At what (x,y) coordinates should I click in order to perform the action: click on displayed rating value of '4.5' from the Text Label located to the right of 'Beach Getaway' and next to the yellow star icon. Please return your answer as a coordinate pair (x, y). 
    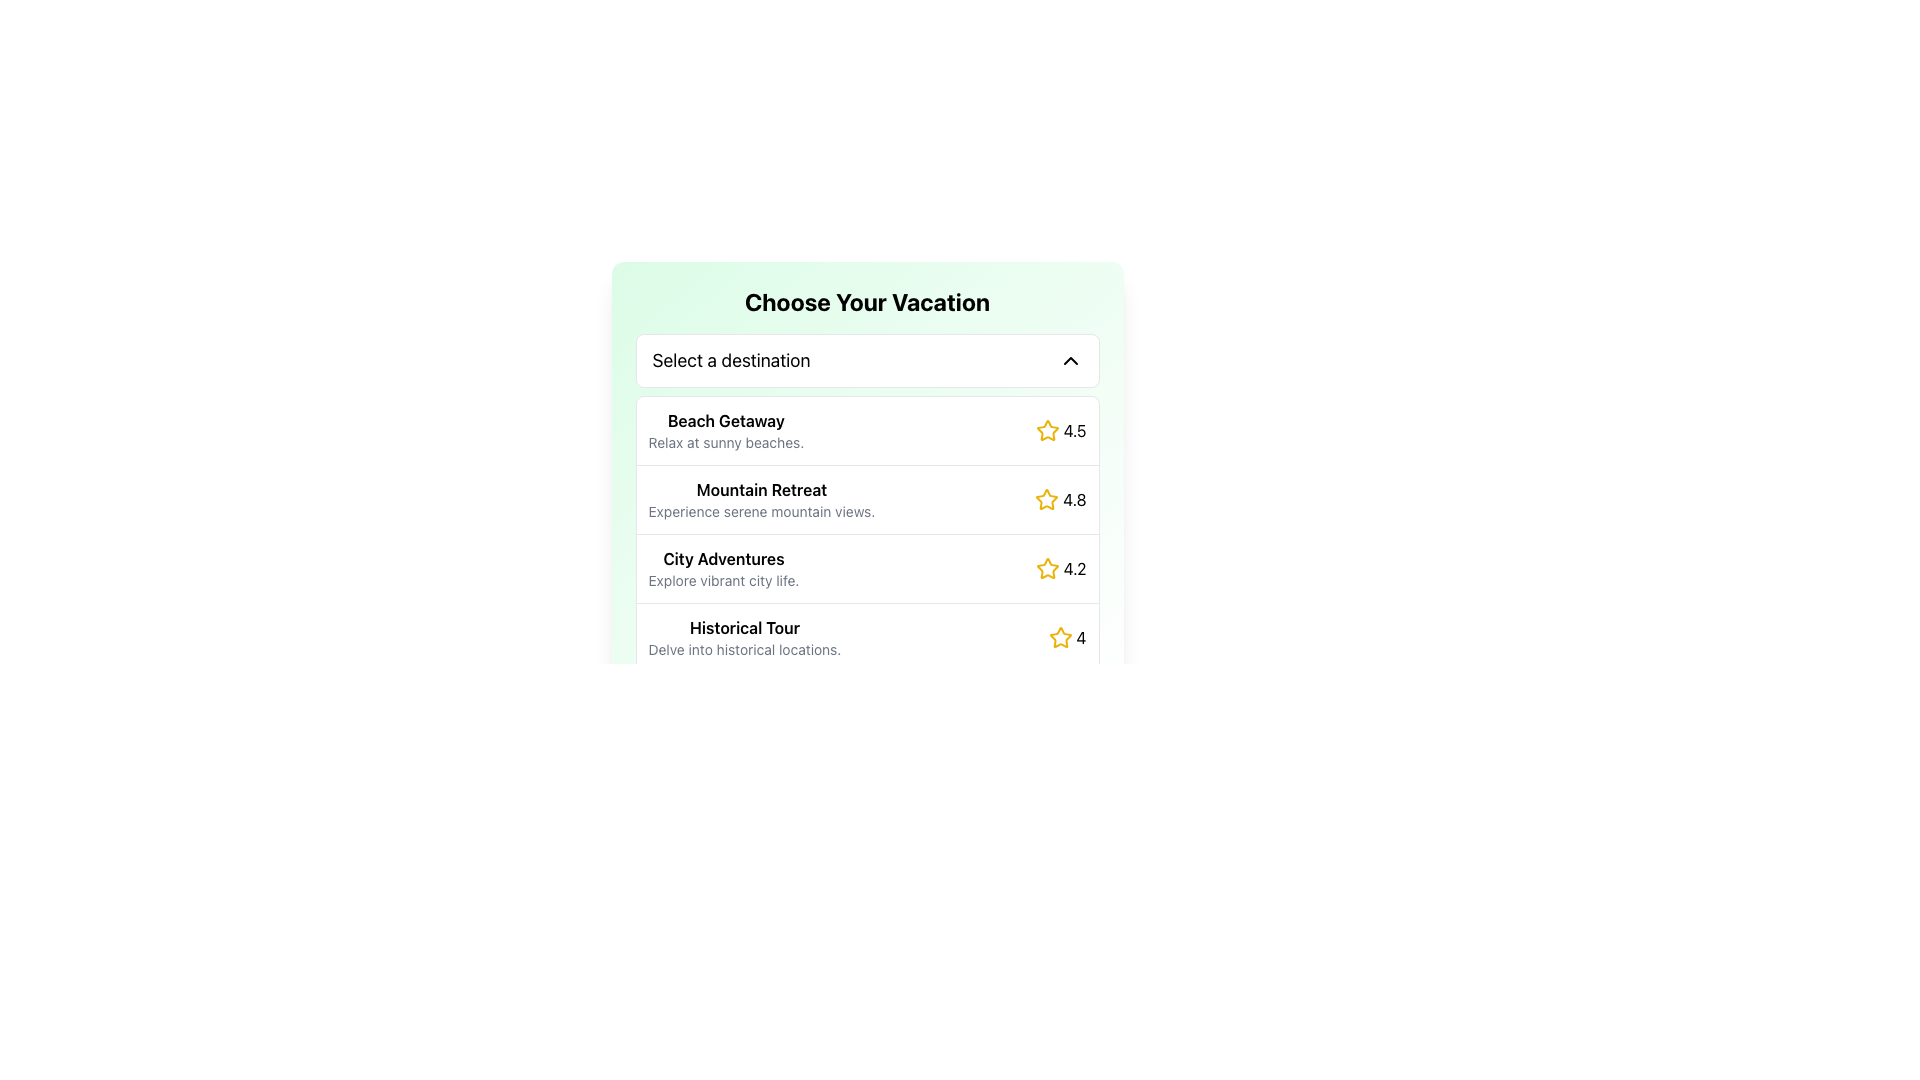
    Looking at the image, I should click on (1074, 430).